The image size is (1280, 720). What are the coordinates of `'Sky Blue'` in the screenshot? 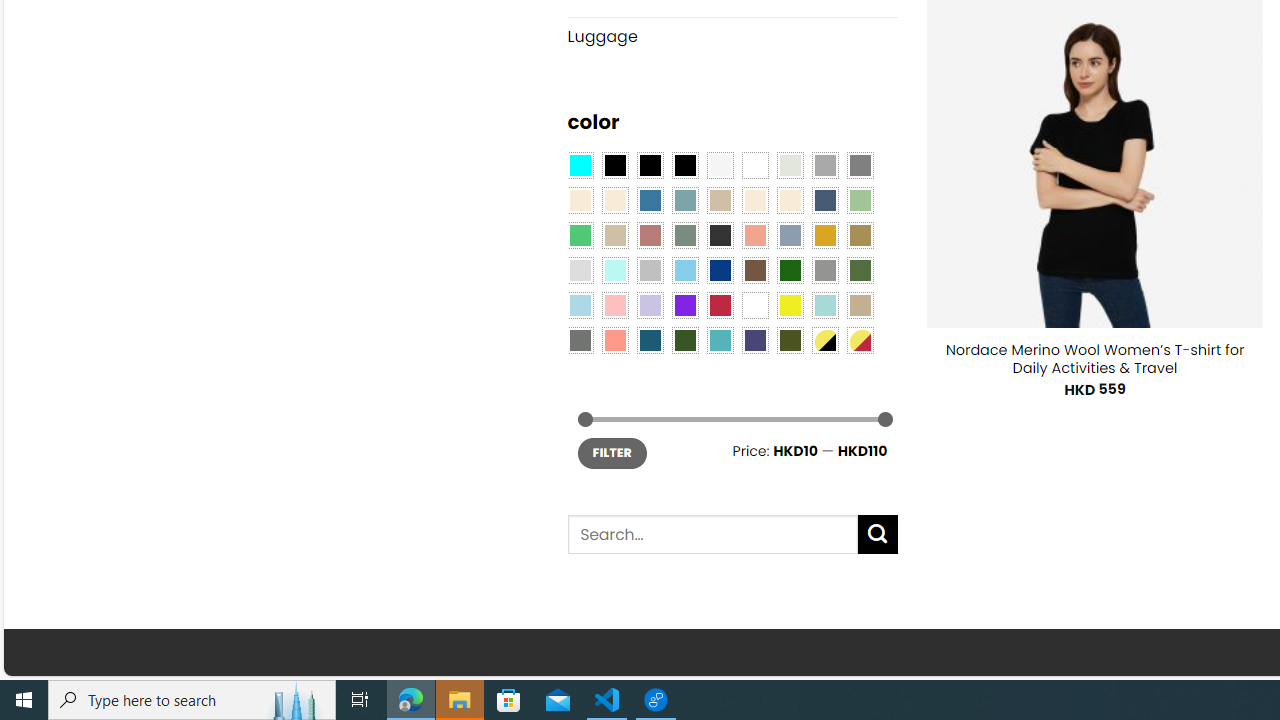 It's located at (684, 270).